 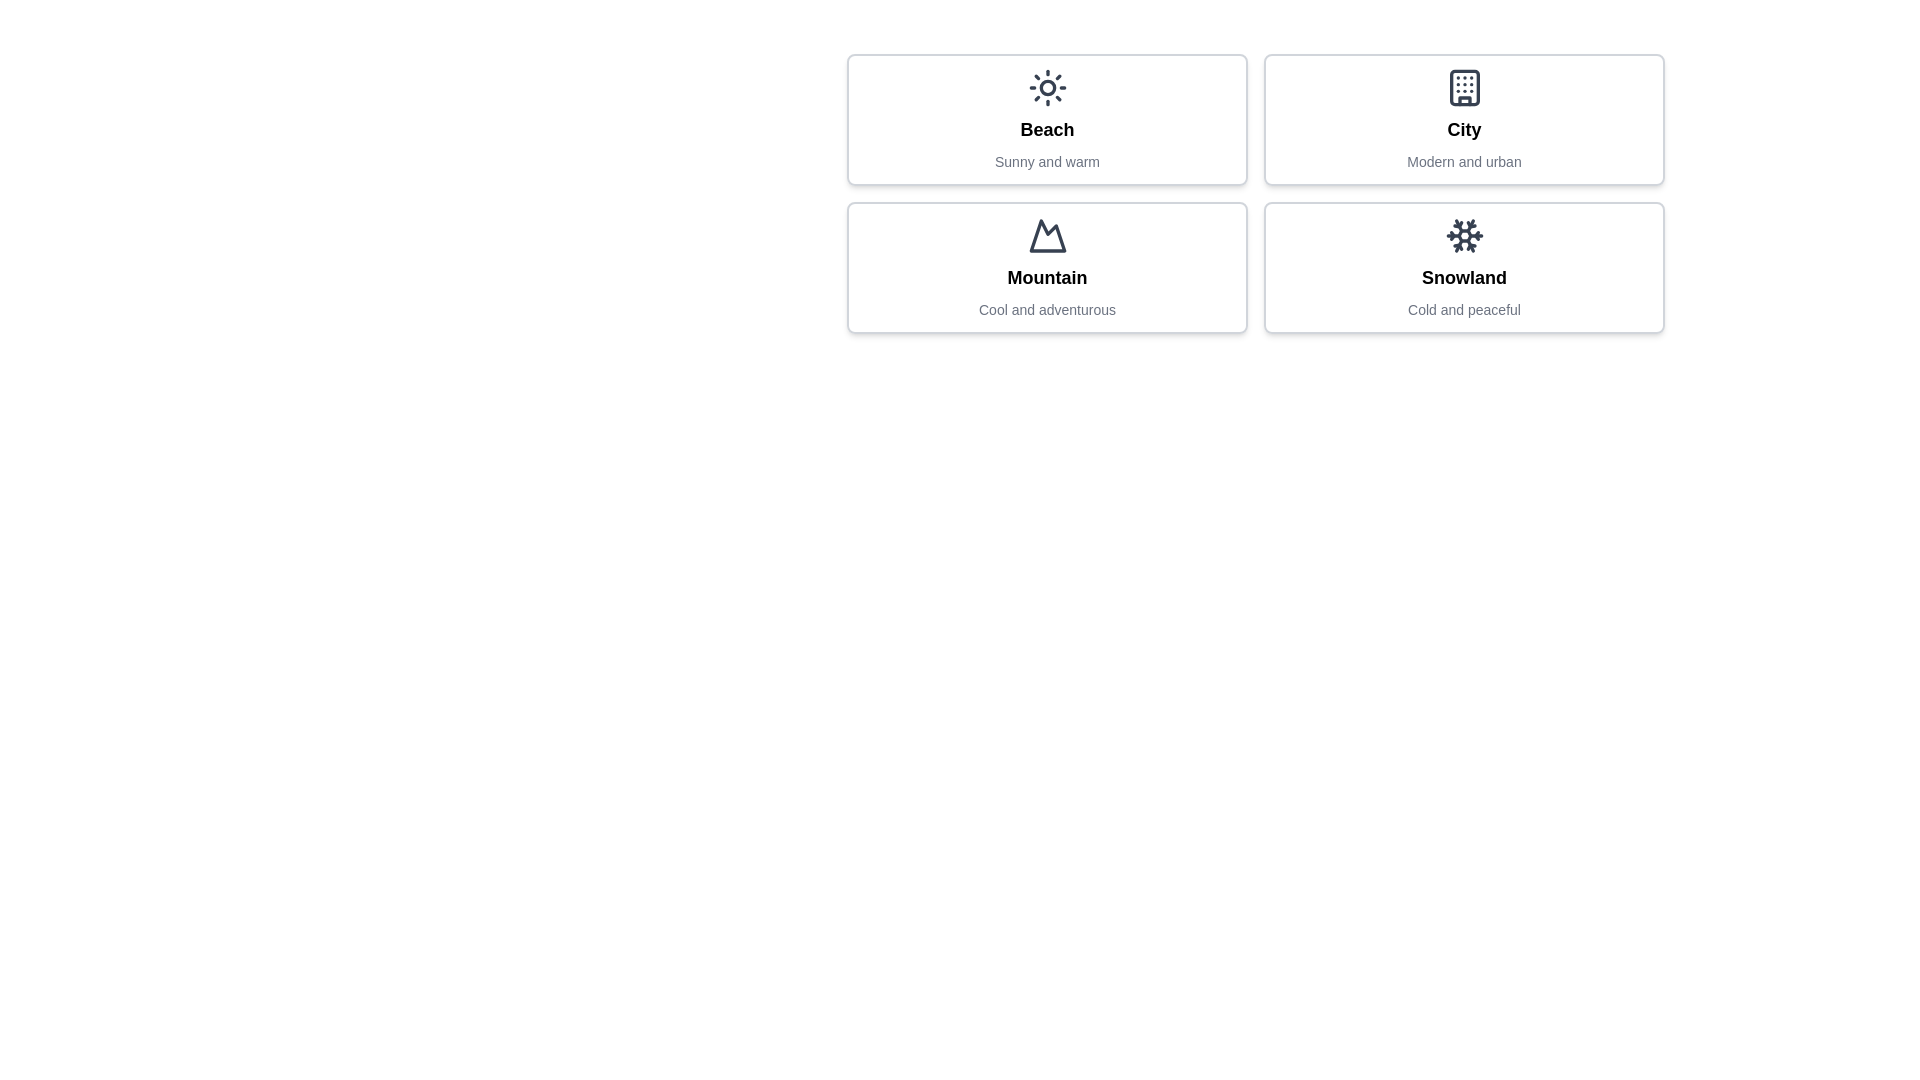 What do you see at coordinates (1464, 87) in the screenshot?
I see `the Decorative SVG rectangle element located within the 'City' card in the second column of the top row` at bounding box center [1464, 87].